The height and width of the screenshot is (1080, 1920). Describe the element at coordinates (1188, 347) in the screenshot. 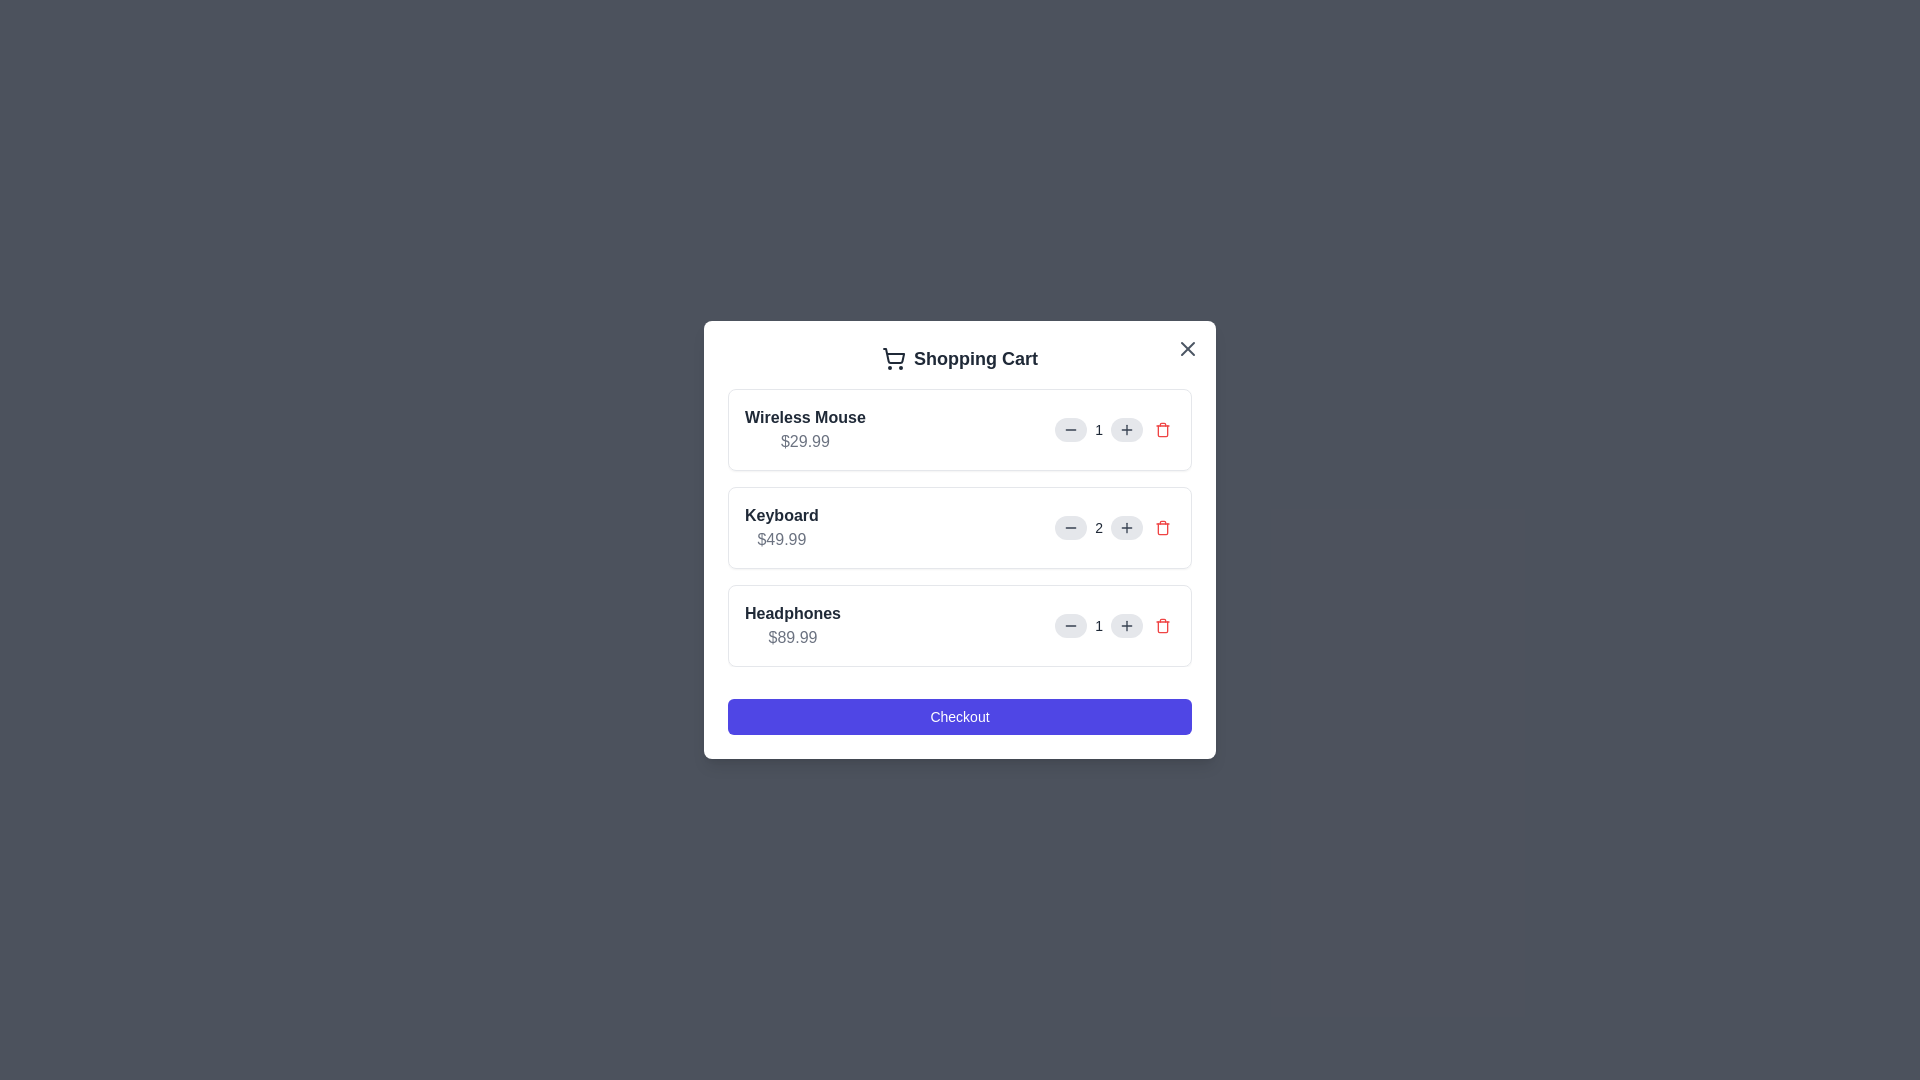

I see `the Close button located in the top-right corner of the 'Shopping Cart' modal dialog to trigger a tooltip or highlight effect` at that location.